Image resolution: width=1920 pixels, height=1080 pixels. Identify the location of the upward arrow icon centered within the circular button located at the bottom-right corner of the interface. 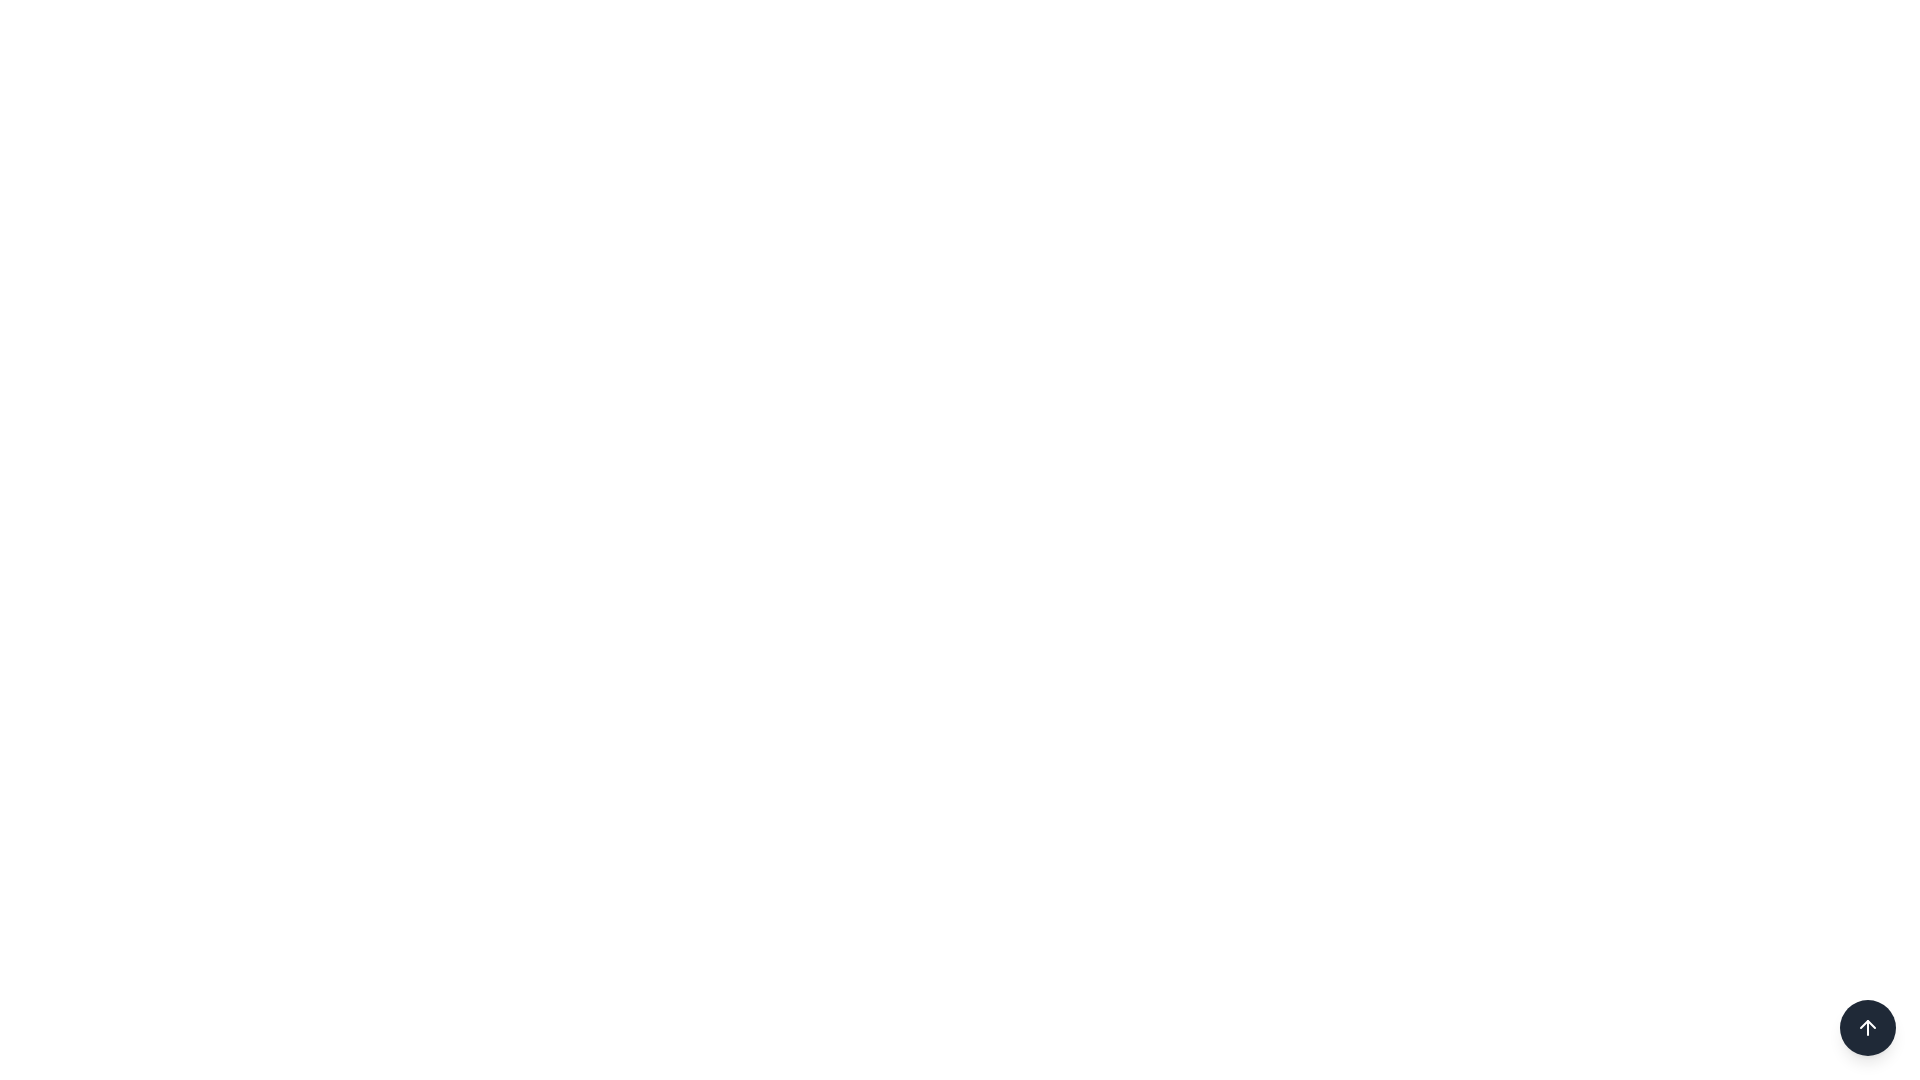
(1866, 1028).